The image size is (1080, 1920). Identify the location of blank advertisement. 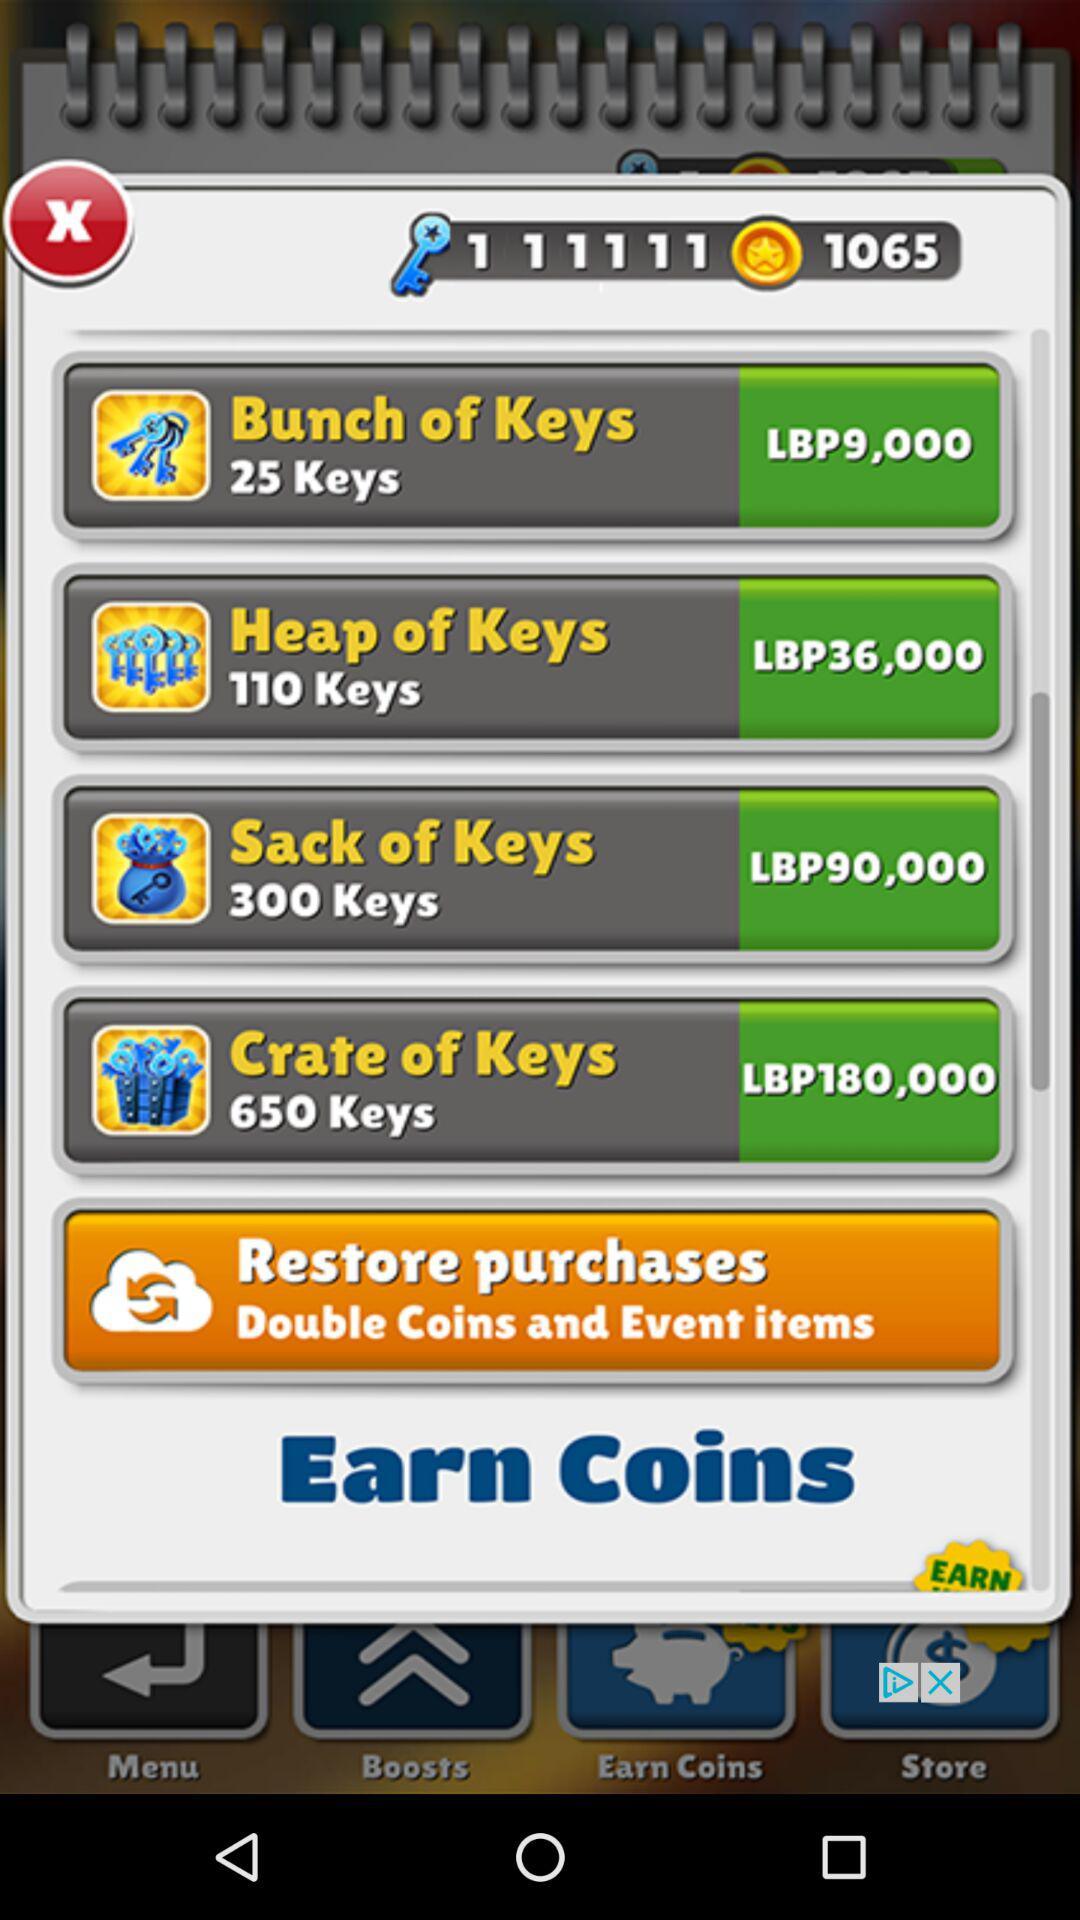
(540, 1727).